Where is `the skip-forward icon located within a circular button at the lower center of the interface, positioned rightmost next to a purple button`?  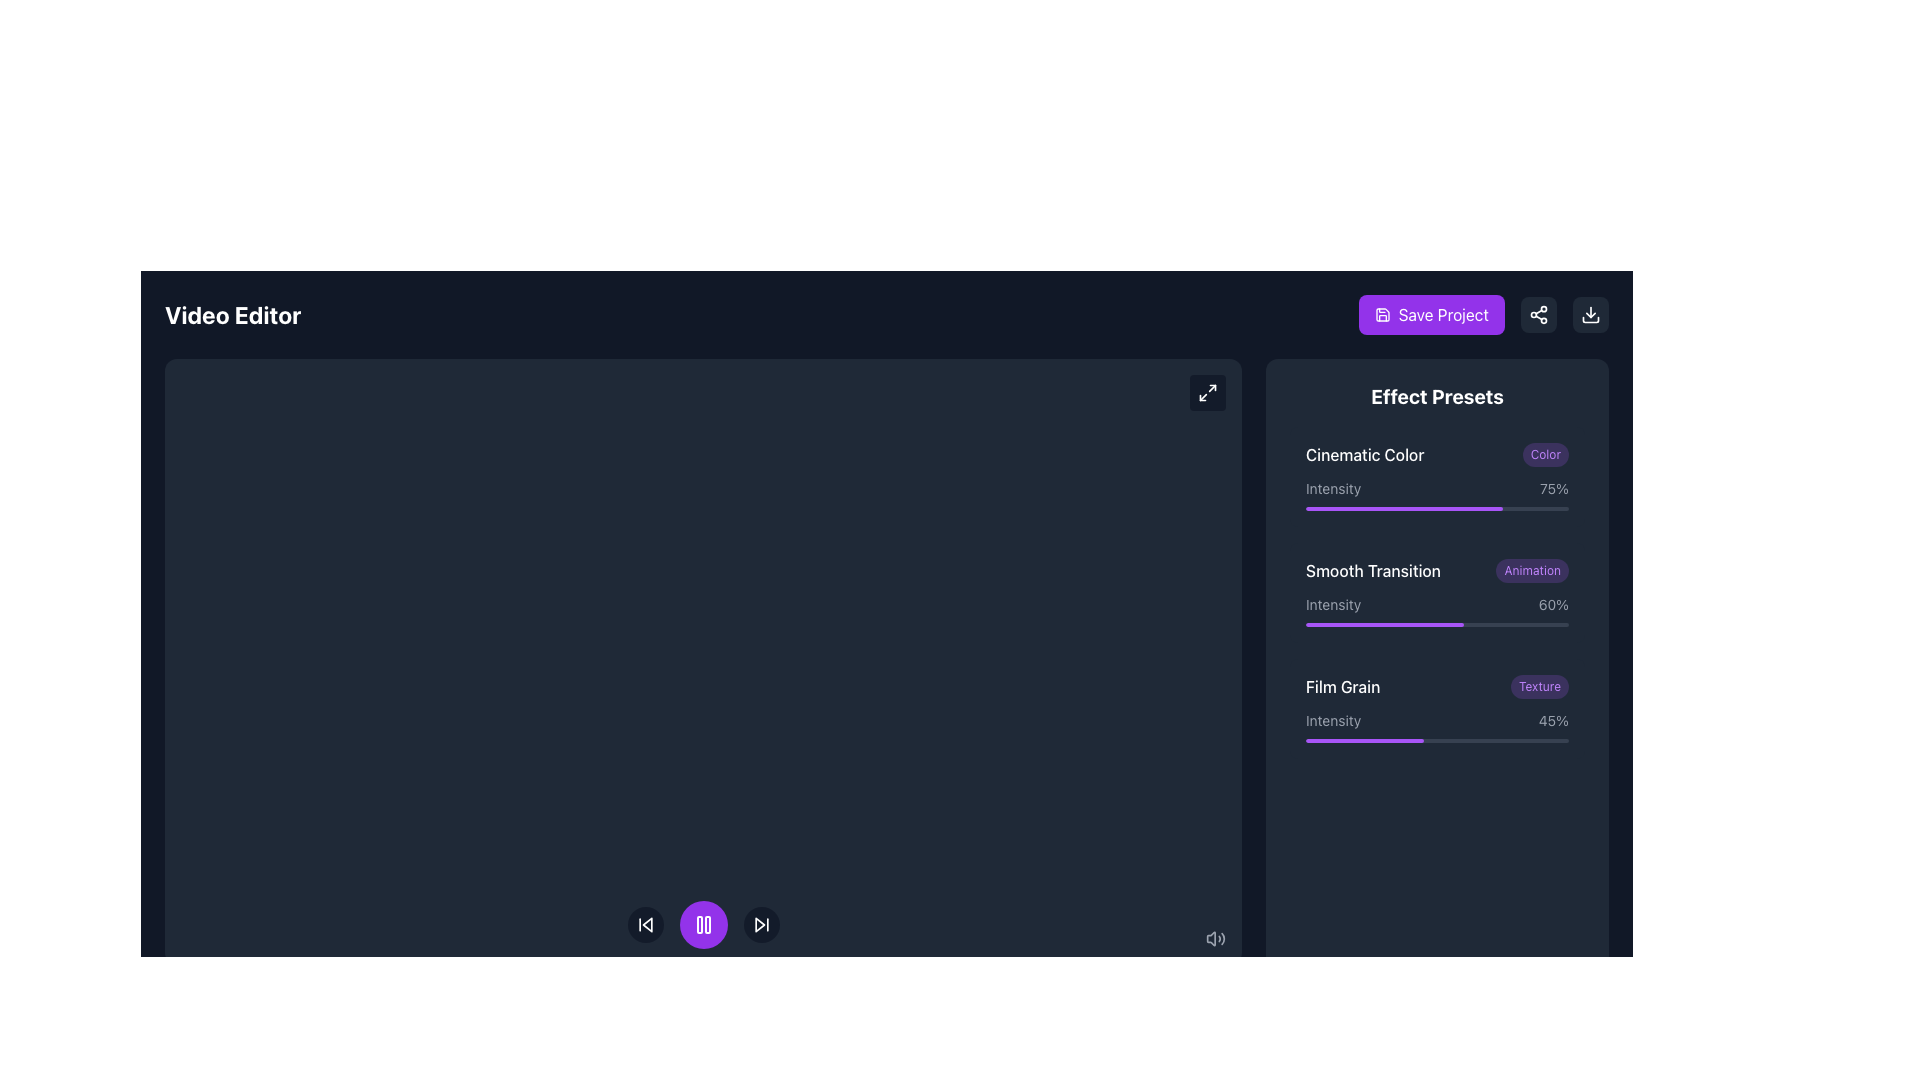 the skip-forward icon located within a circular button at the lower center of the interface, positioned rightmost next to a purple button is located at coordinates (760, 924).